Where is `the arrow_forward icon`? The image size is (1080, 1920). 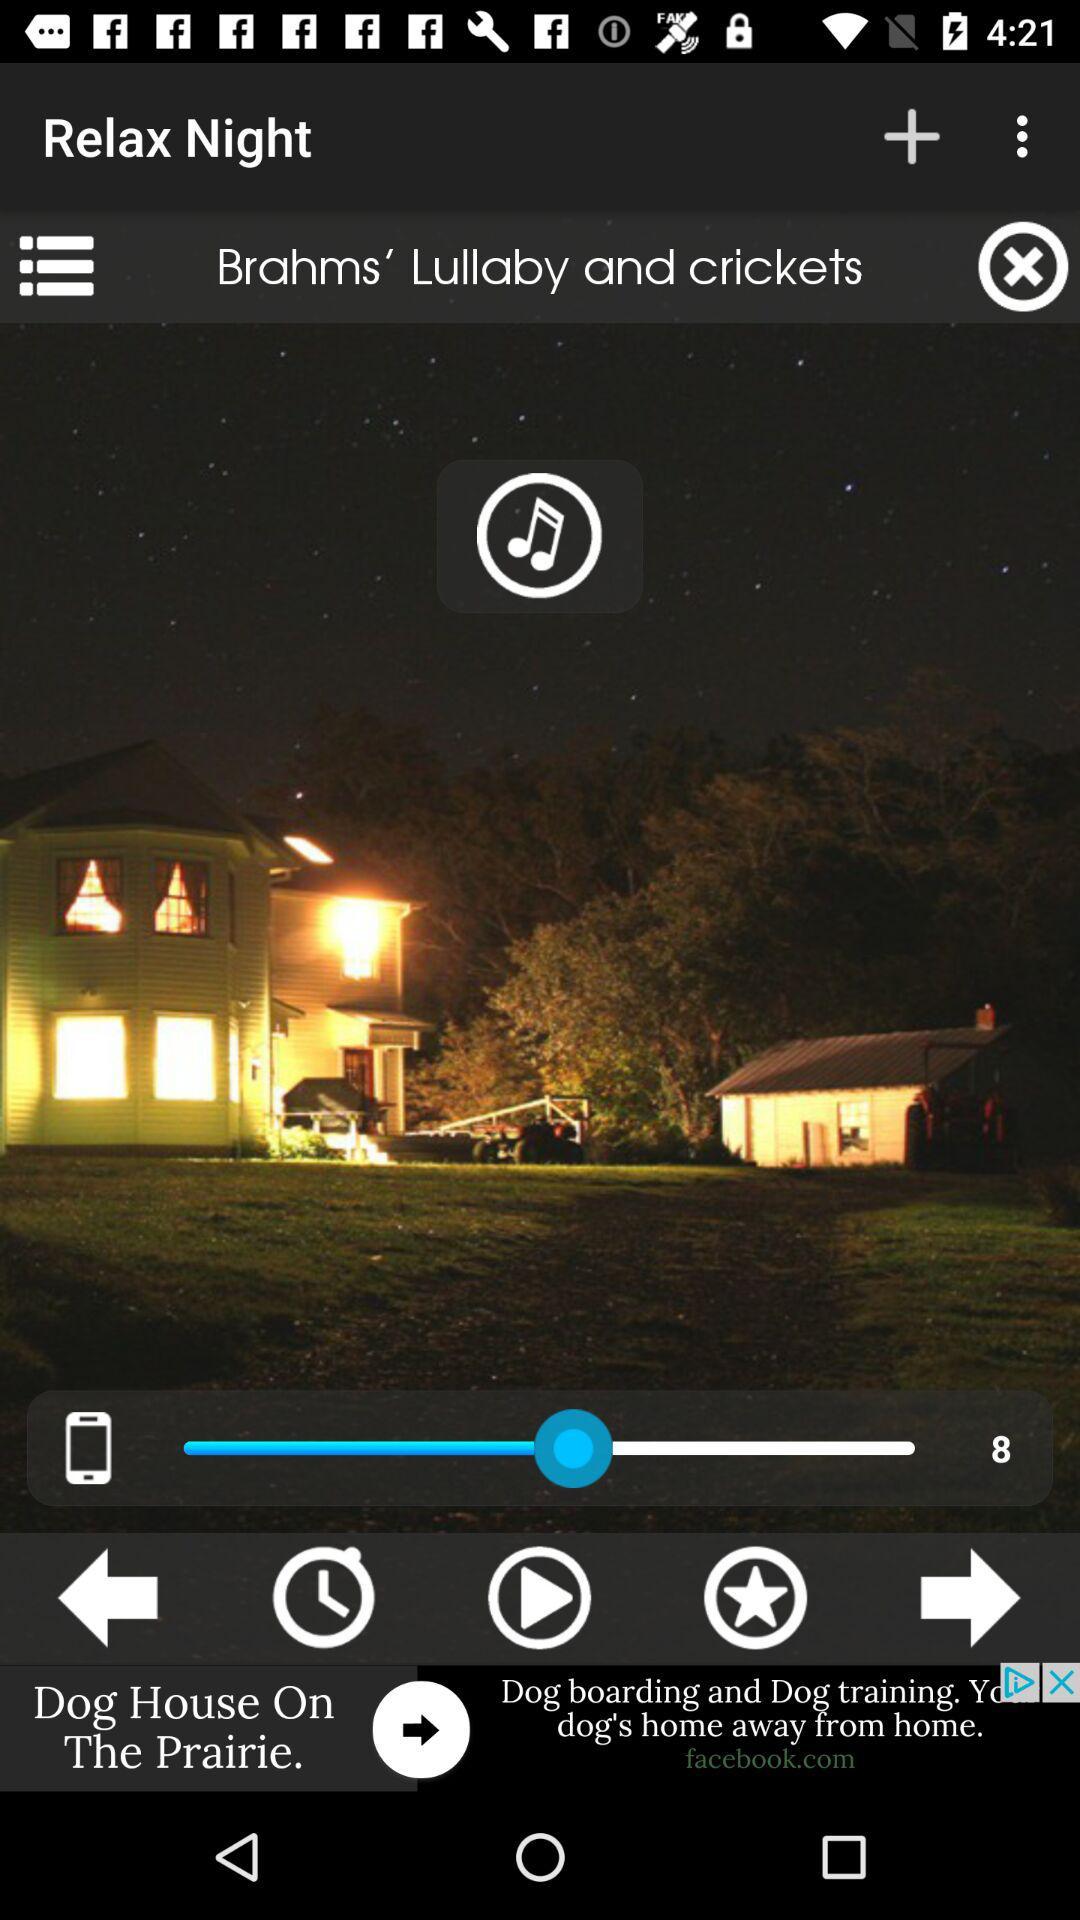 the arrow_forward icon is located at coordinates (969, 1596).